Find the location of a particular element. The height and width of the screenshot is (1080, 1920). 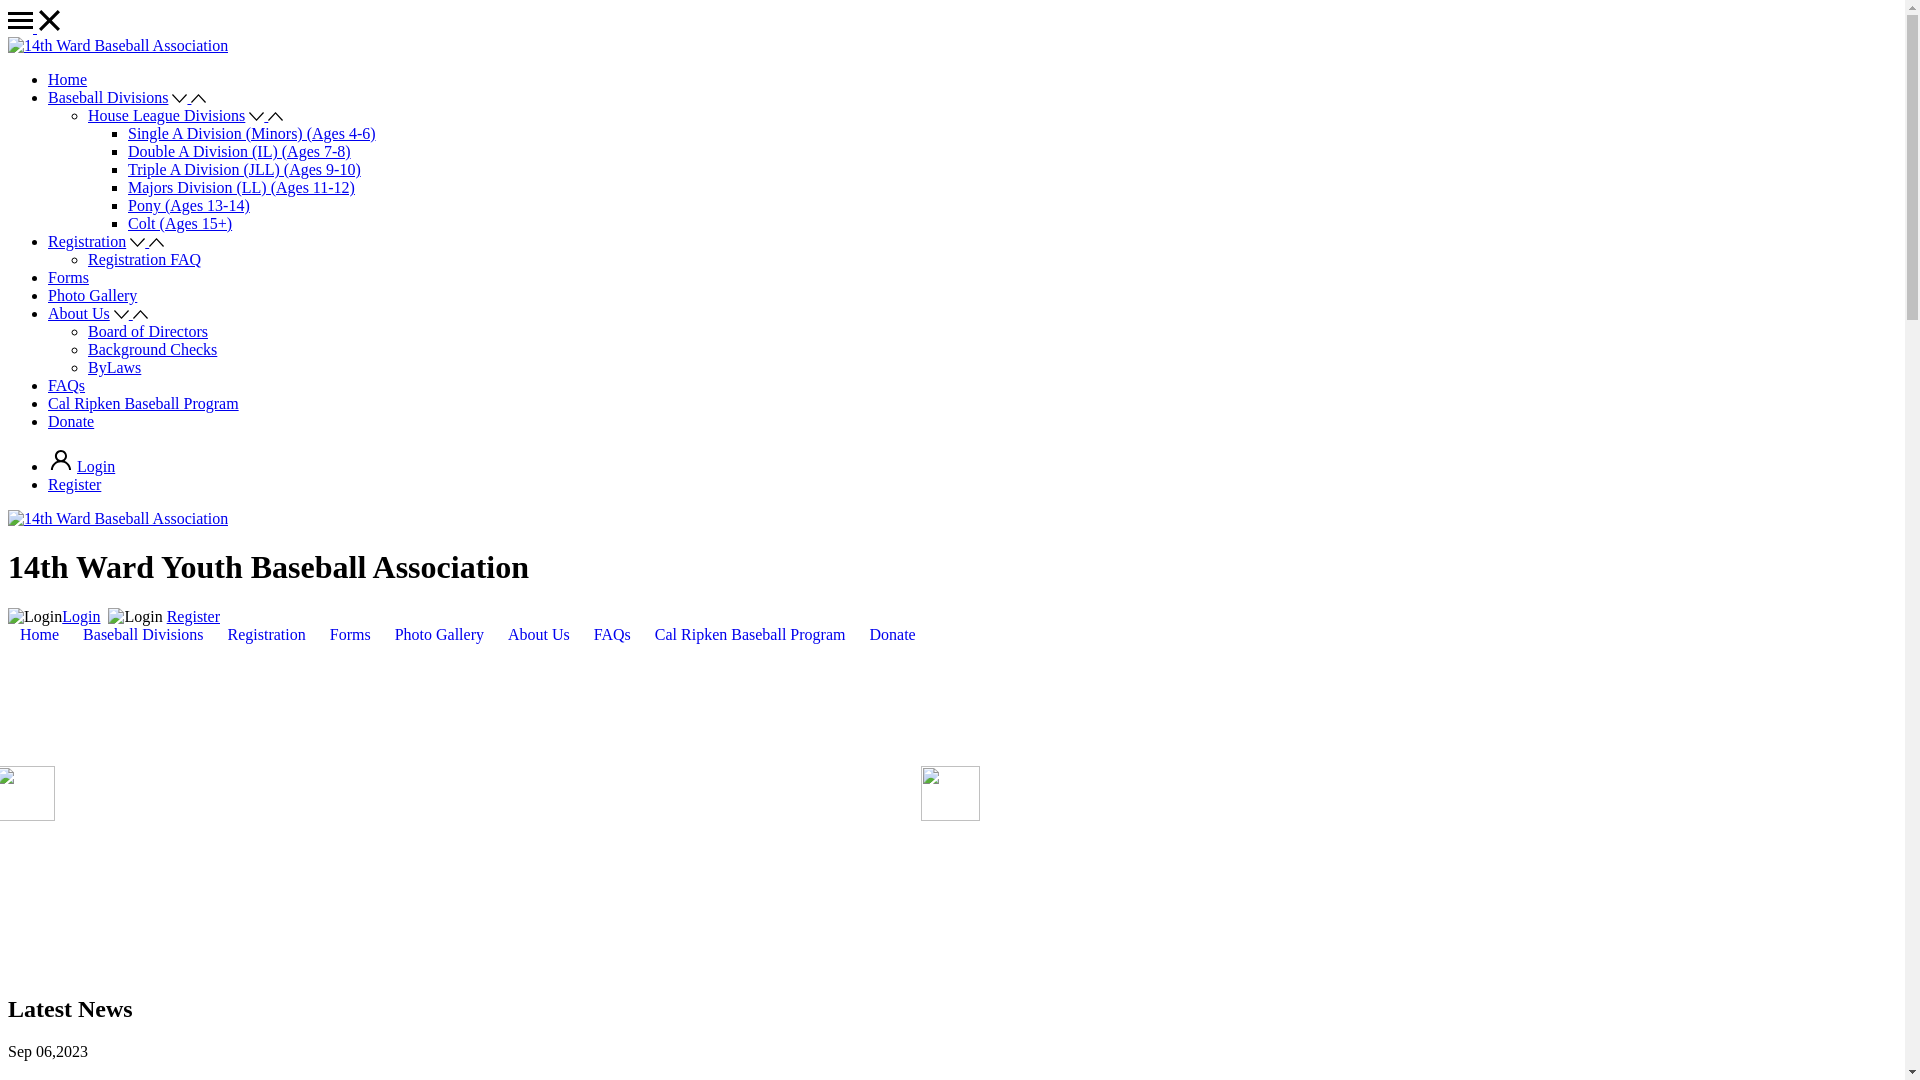

'Background Checks' is located at coordinates (86, 348).